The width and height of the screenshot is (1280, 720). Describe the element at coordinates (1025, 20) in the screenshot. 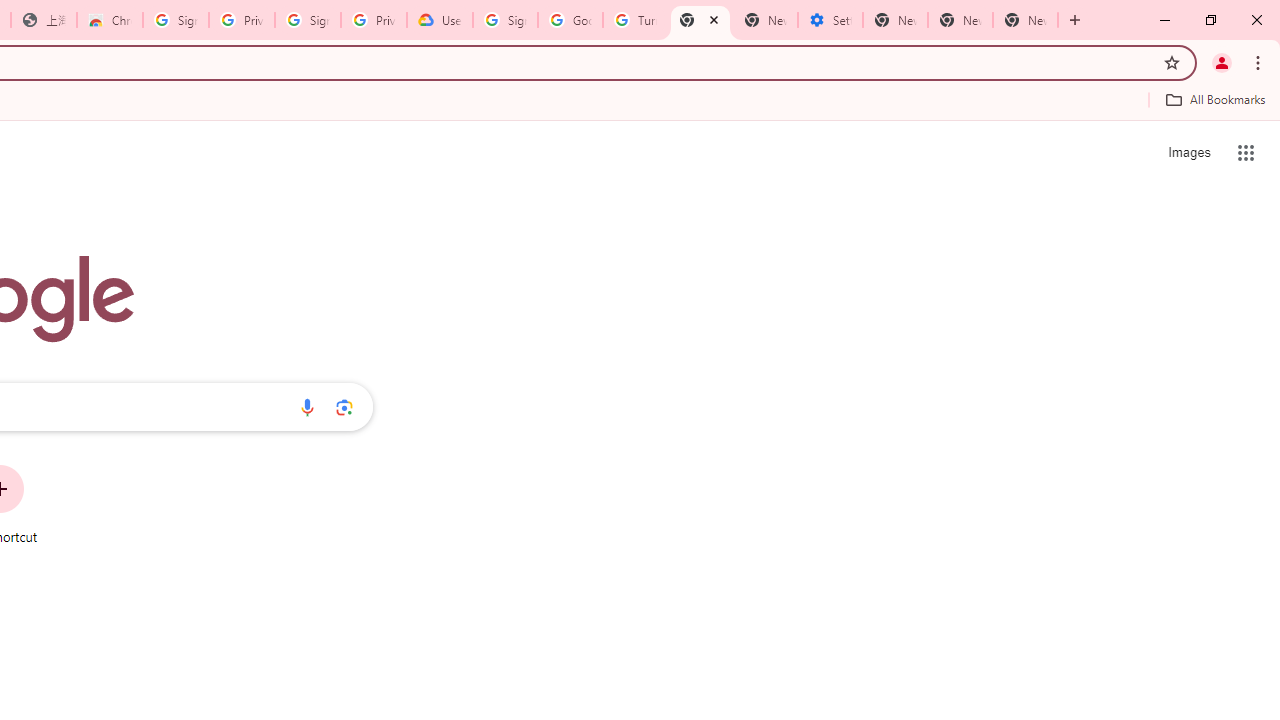

I see `'New Tab'` at that location.